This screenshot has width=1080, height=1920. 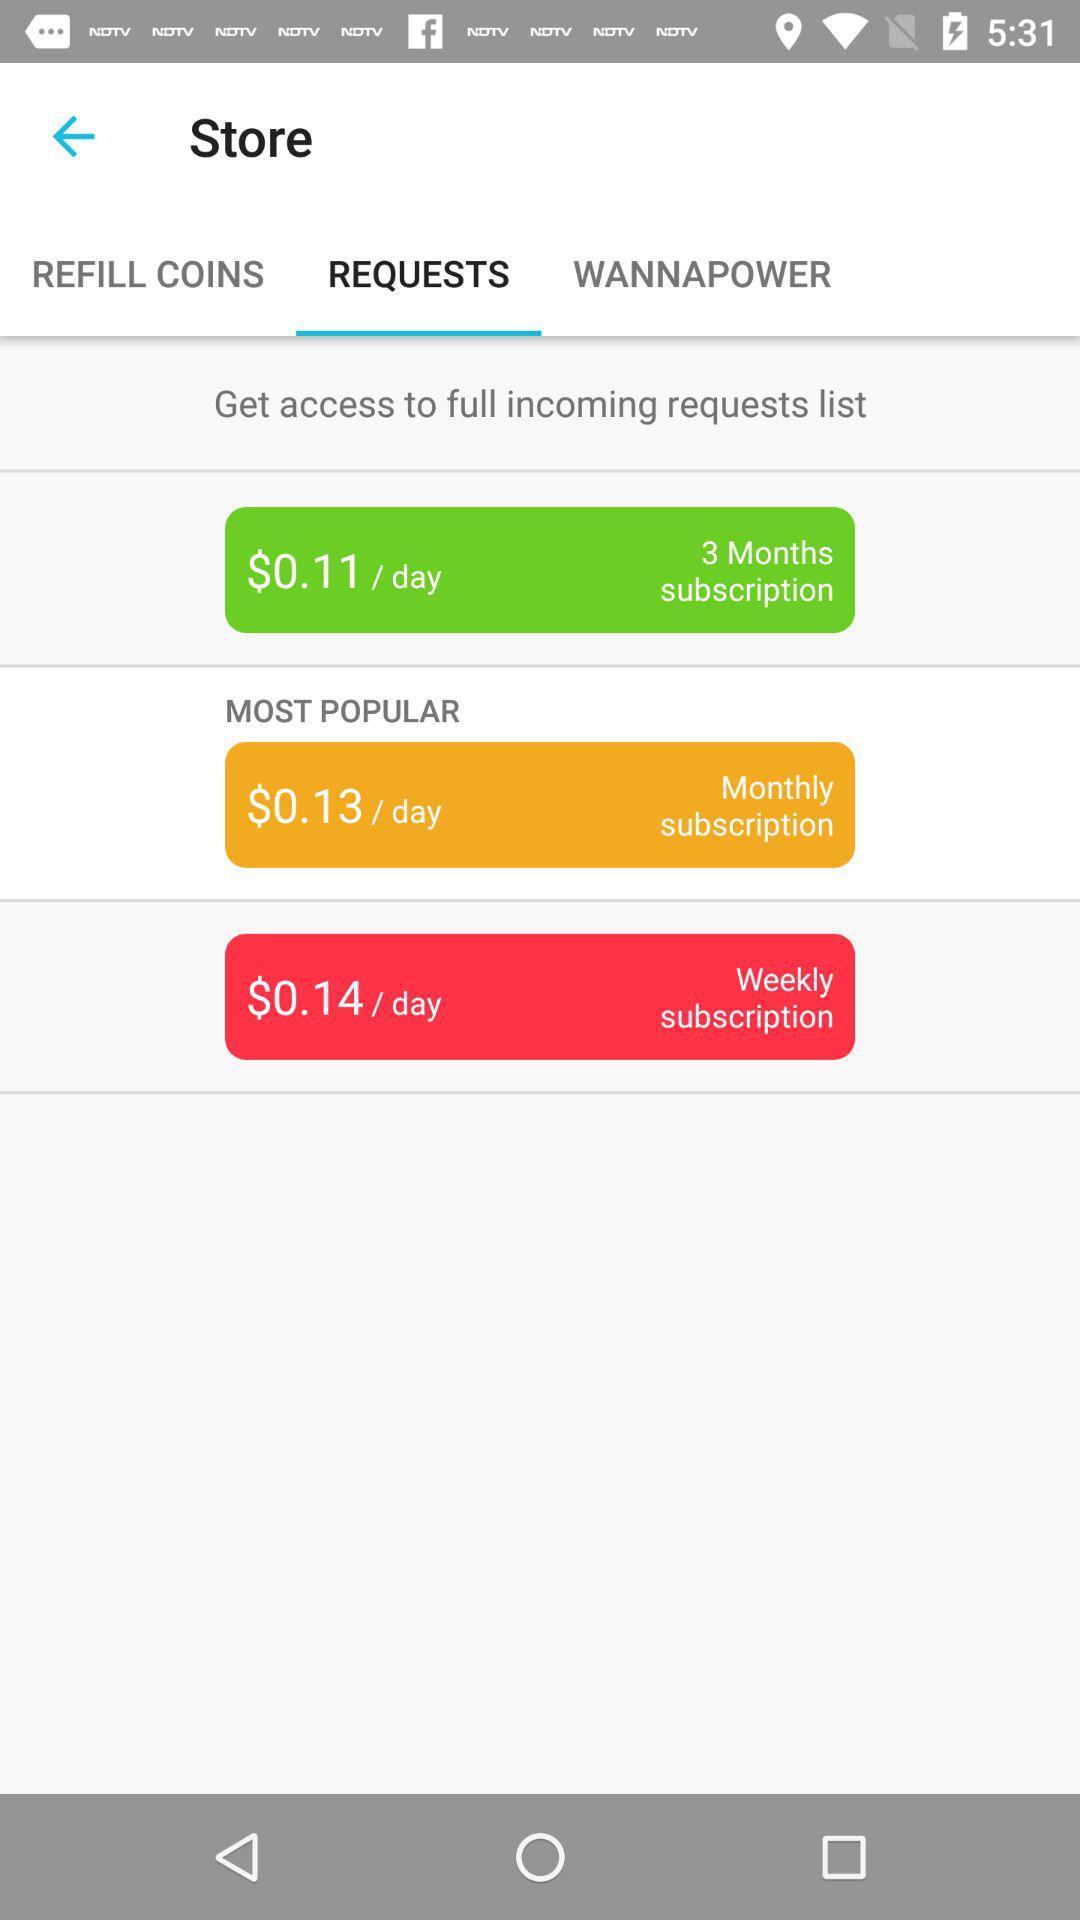 I want to click on item next to $0.11 / day item, so click(x=715, y=569).